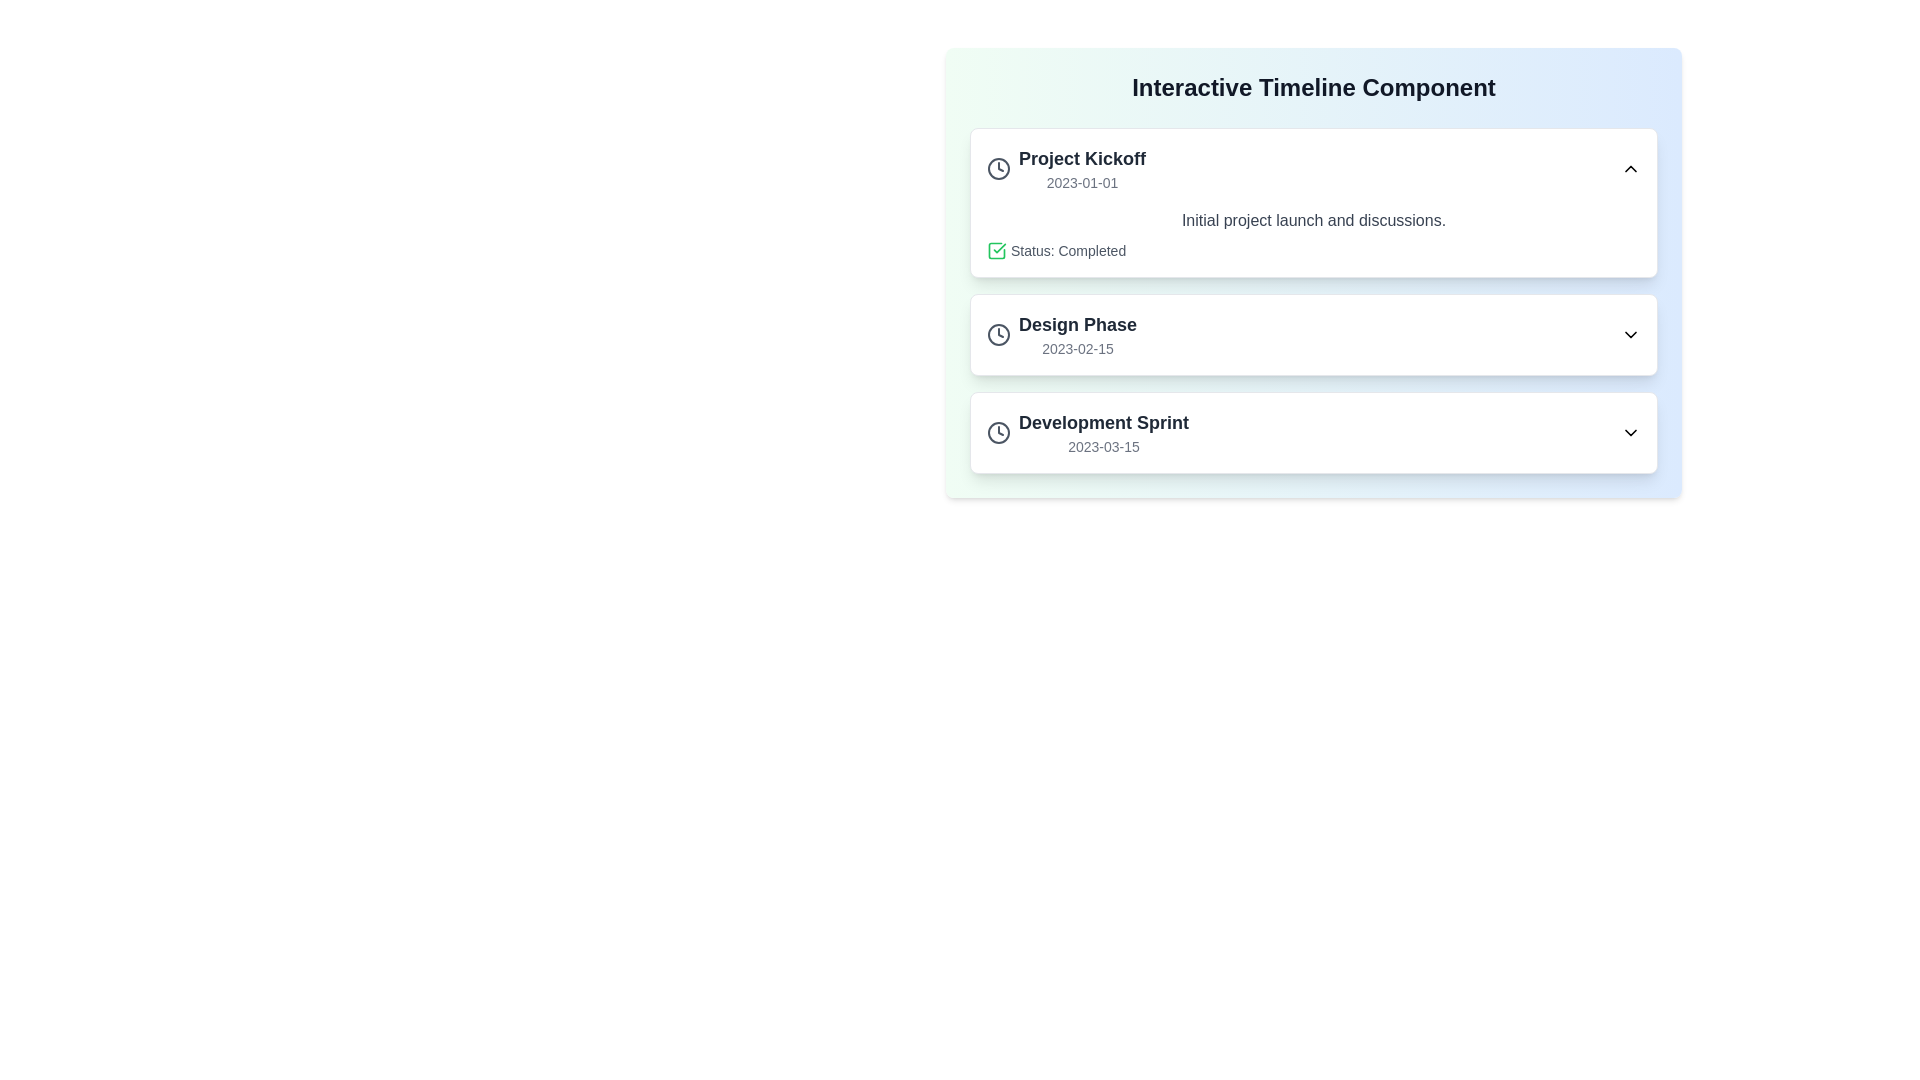 This screenshot has width=1920, height=1080. Describe the element at coordinates (1077, 334) in the screenshot. I see `the text display element that shows 'Design Phase' in bold and '2023-02-15' below it, positioned in the main content area of the timeline events list` at that location.